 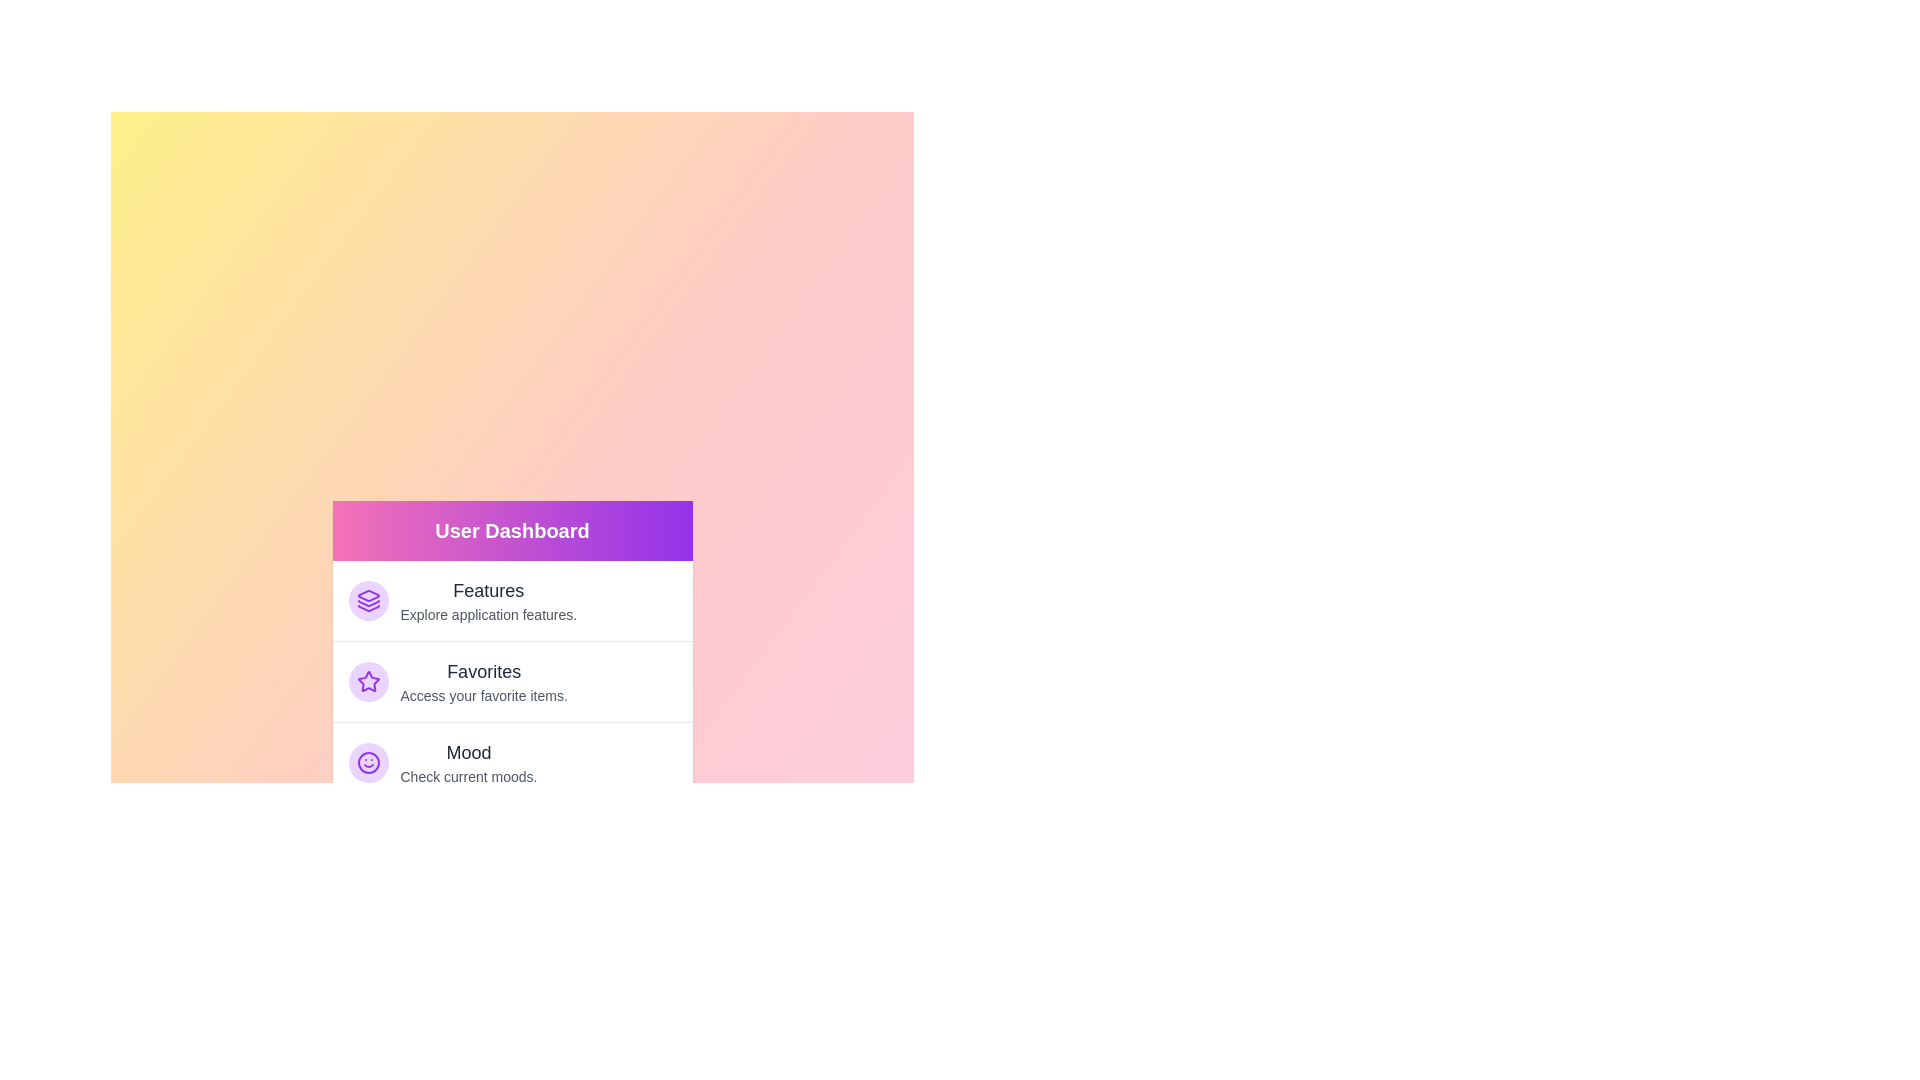 What do you see at coordinates (512, 600) in the screenshot?
I see `the menu item labeled Features to preview its description` at bounding box center [512, 600].